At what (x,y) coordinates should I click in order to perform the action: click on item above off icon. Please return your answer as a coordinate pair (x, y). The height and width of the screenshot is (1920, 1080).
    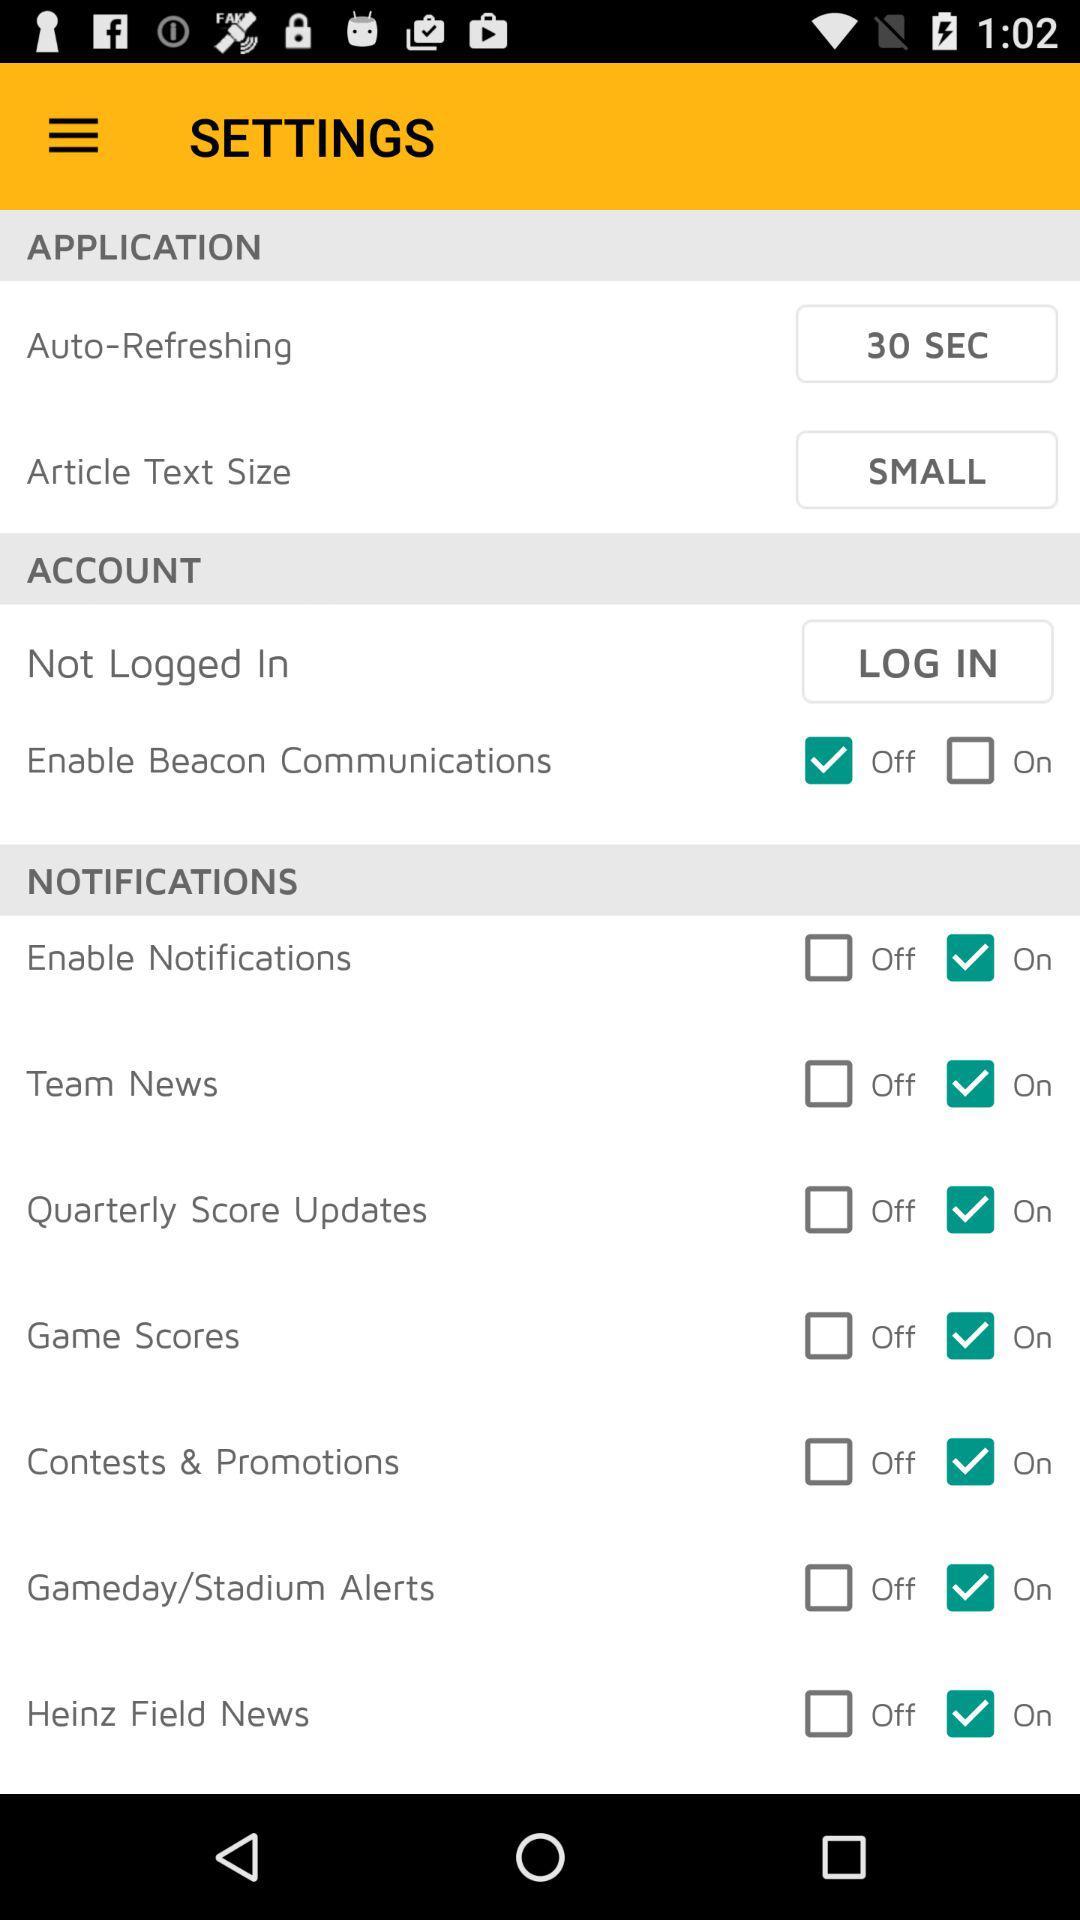
    Looking at the image, I should click on (927, 661).